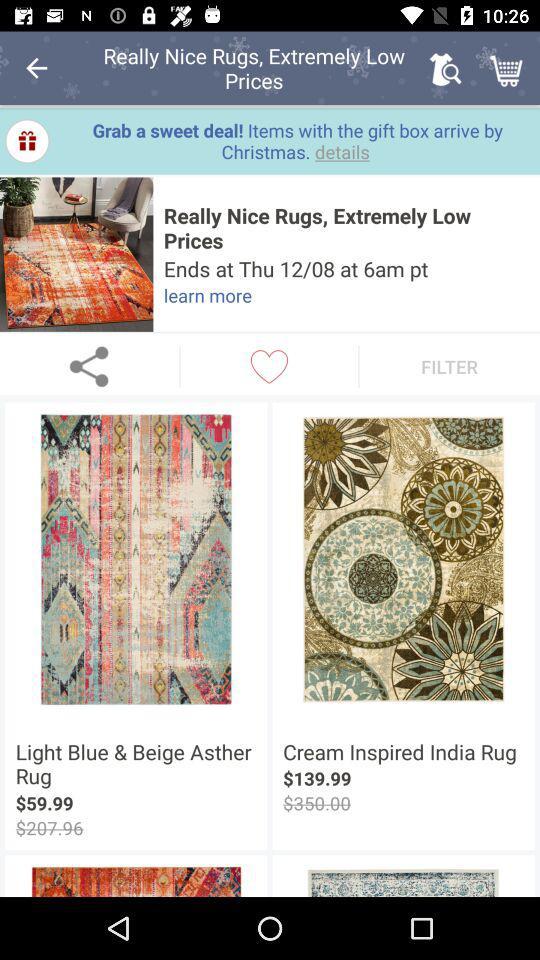 The image size is (540, 960). I want to click on the icon to the left of the really nice rugs item, so click(75, 253).